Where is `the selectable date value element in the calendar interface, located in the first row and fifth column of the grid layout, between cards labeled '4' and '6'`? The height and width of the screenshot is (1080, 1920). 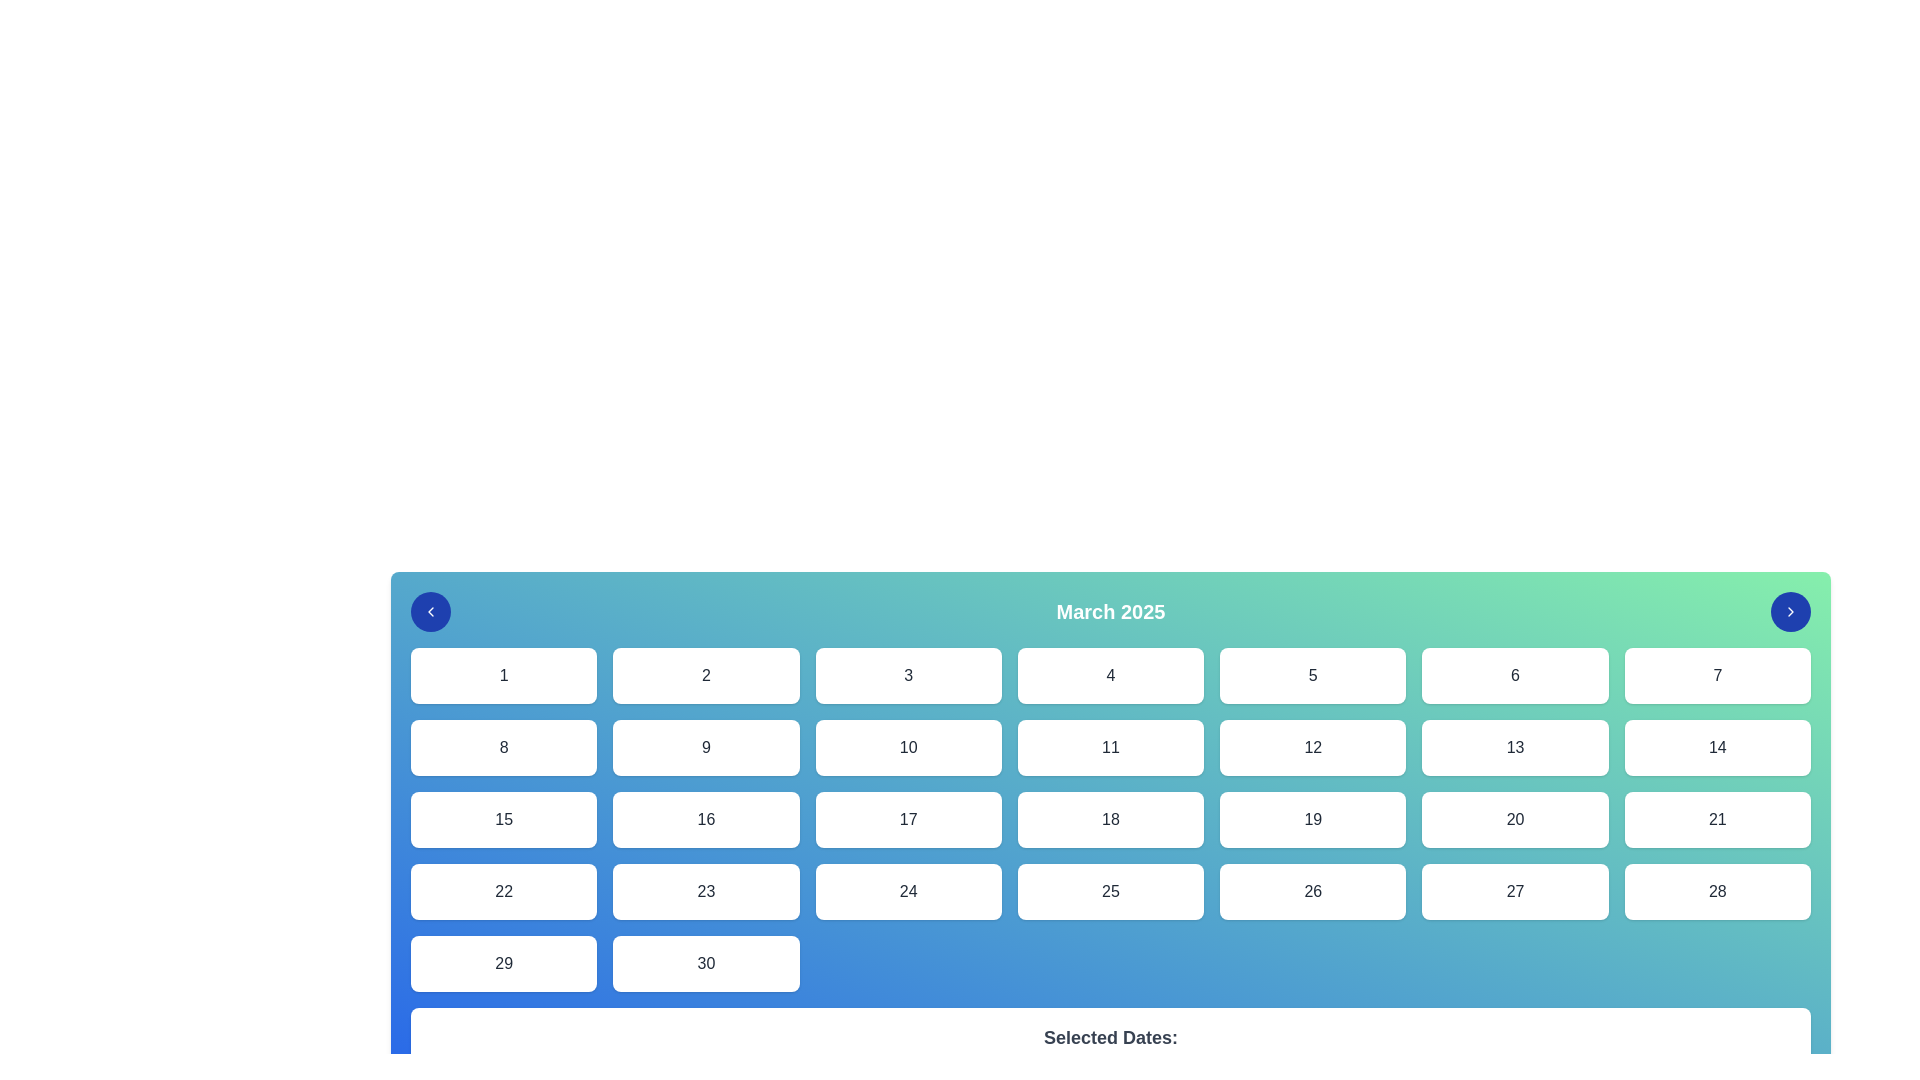 the selectable date value element in the calendar interface, located in the first row and fifth column of the grid layout, between cards labeled '4' and '6' is located at coordinates (1313, 675).